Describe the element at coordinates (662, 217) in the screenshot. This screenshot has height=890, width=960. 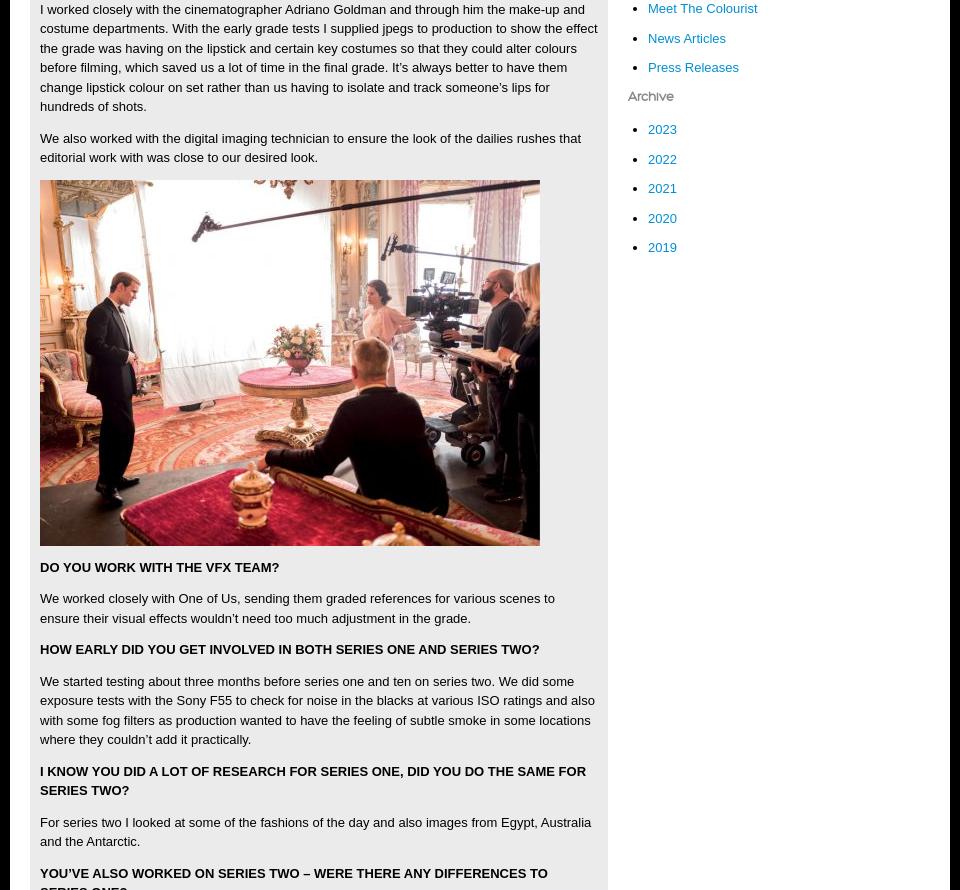
I see `'2020'` at that location.